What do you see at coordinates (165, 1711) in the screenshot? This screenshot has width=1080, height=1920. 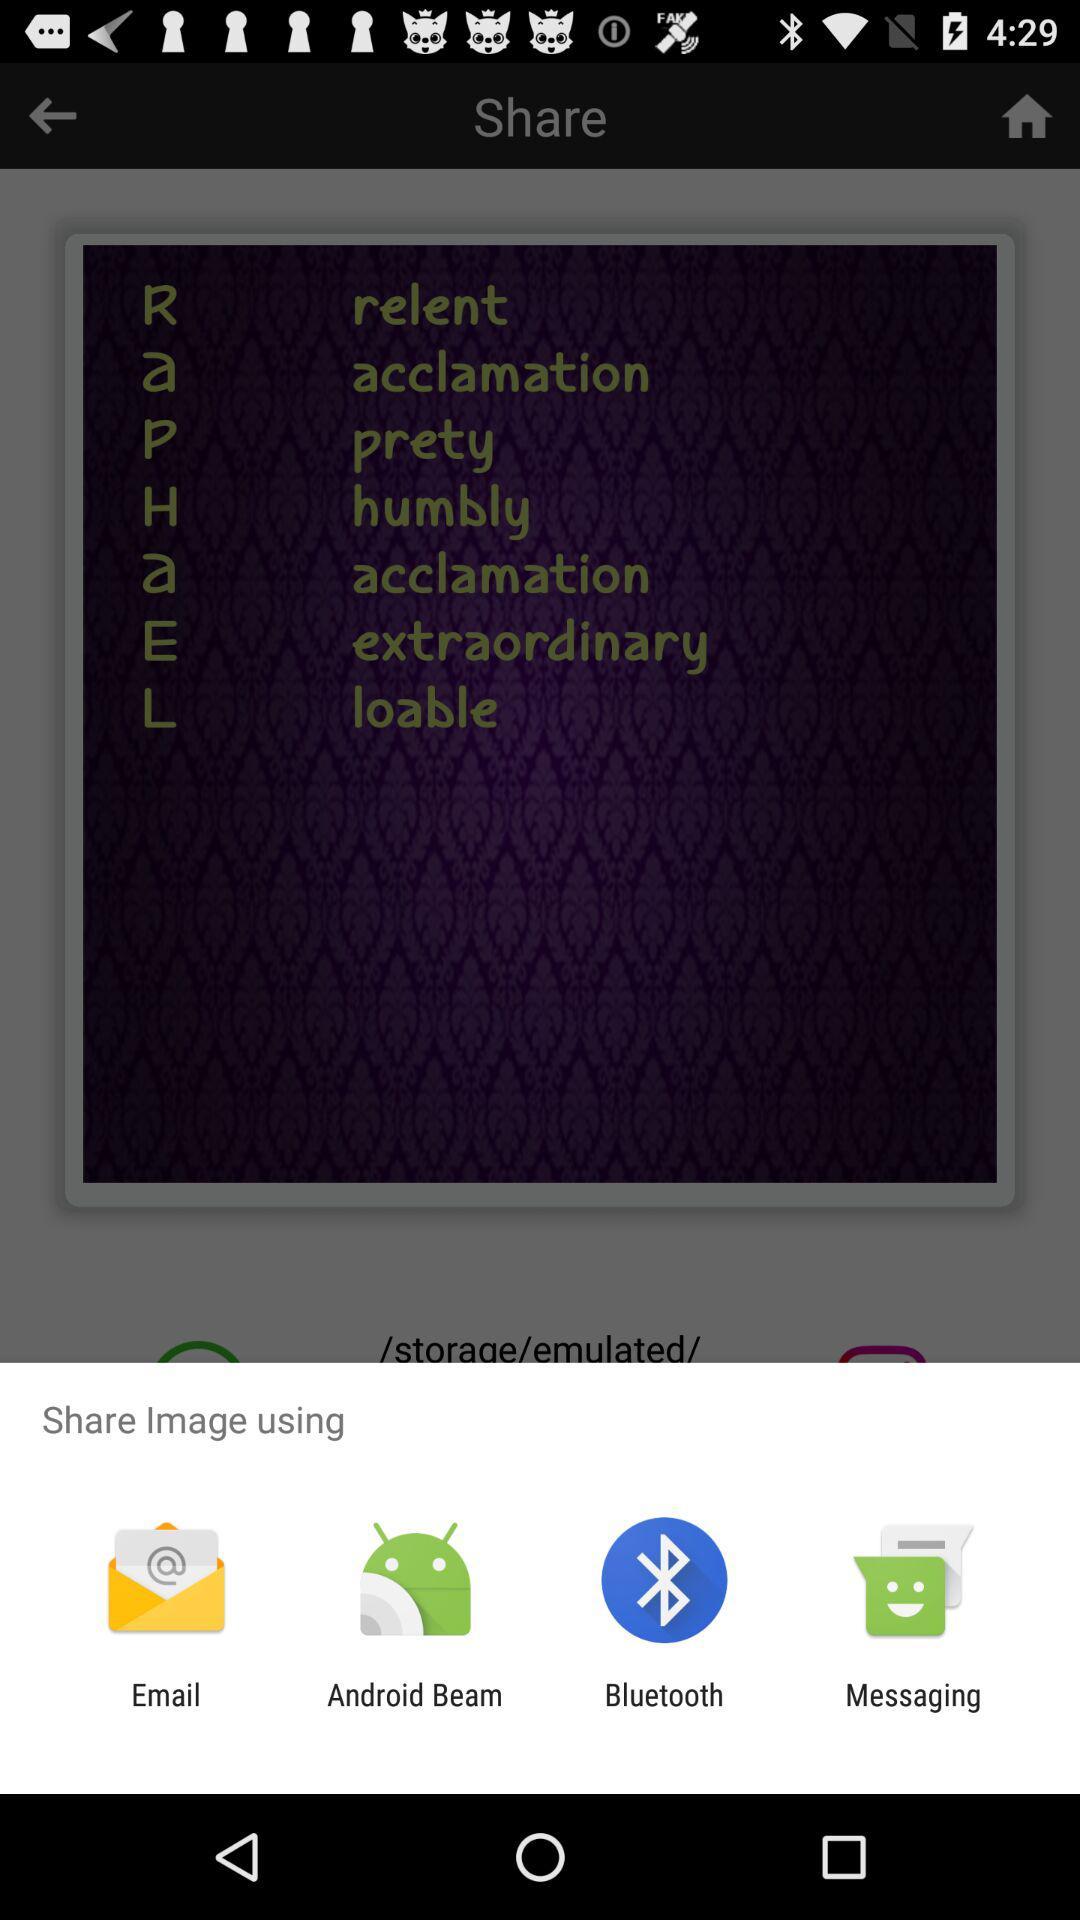 I see `the email app` at bounding box center [165, 1711].